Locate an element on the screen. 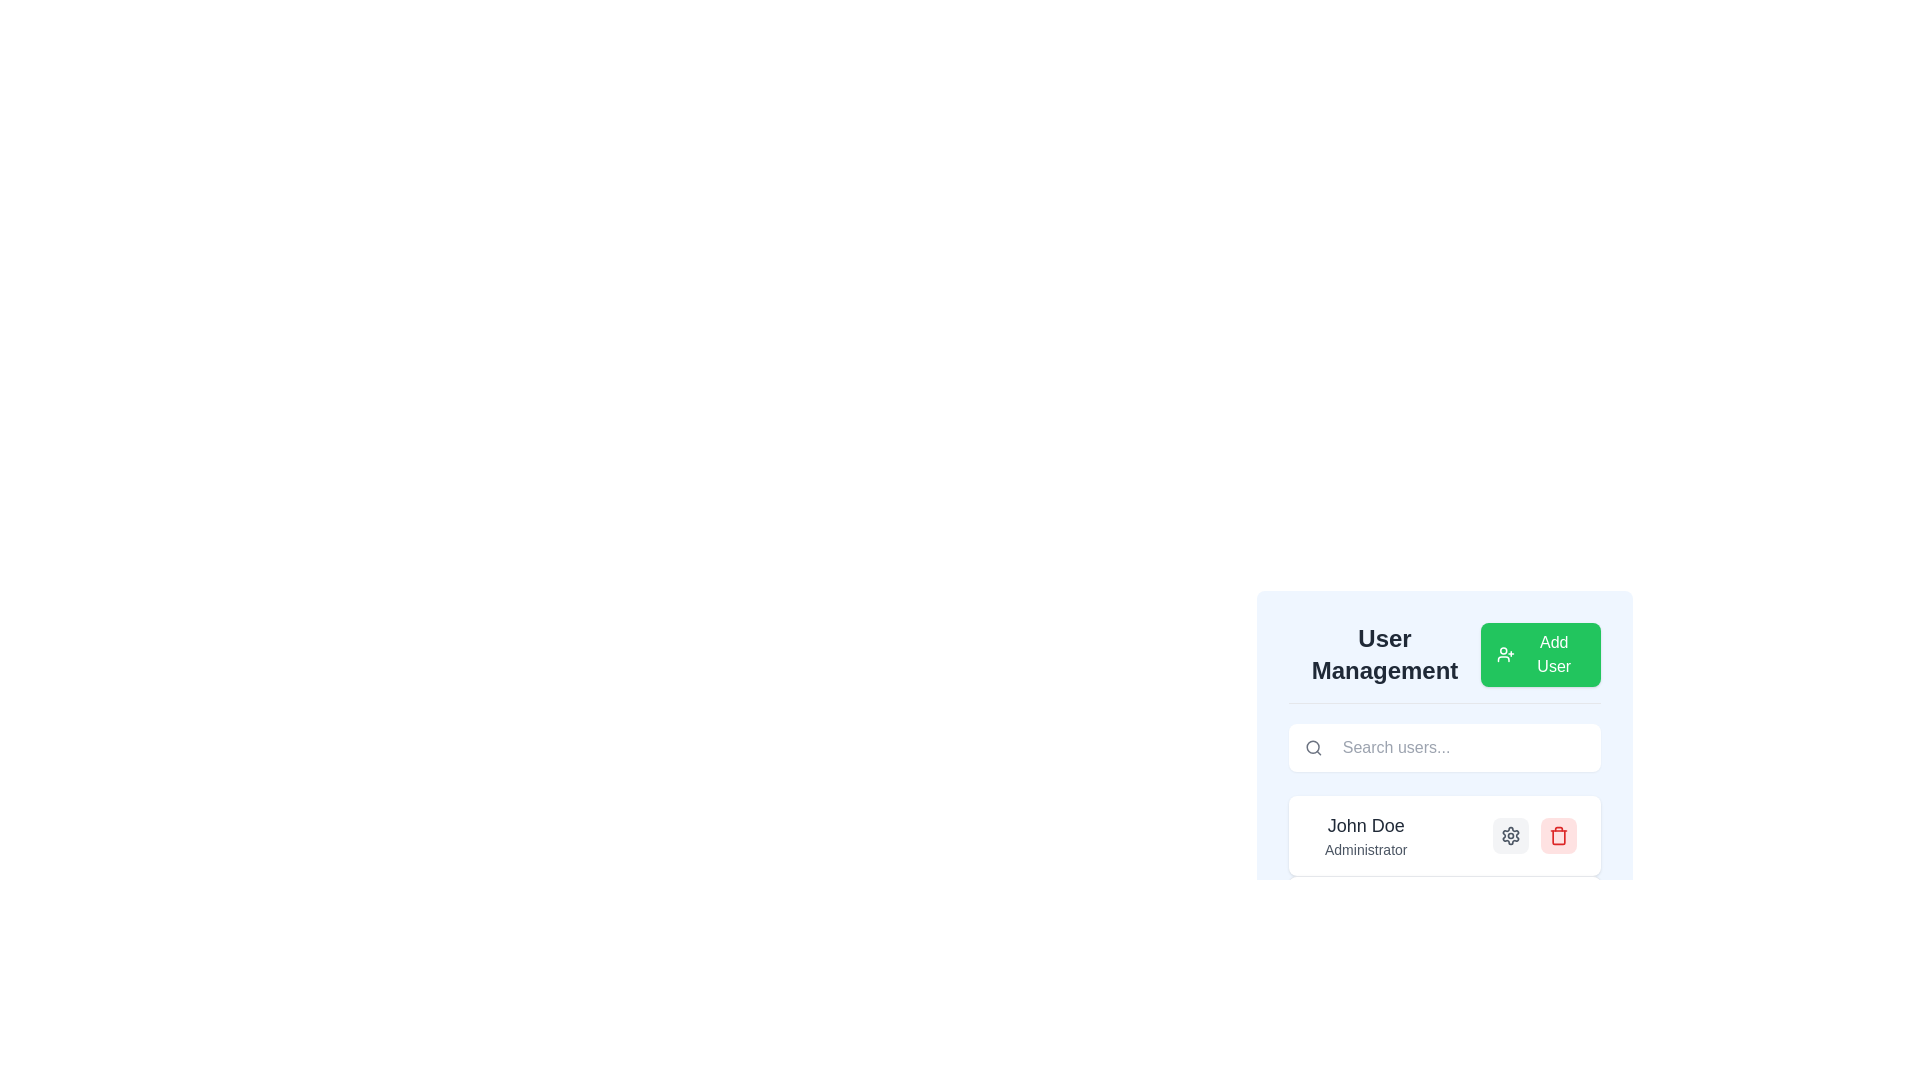  text label 'Administrator' located below 'John Doe' in the user card component of the User Management interface is located at coordinates (1365, 849).